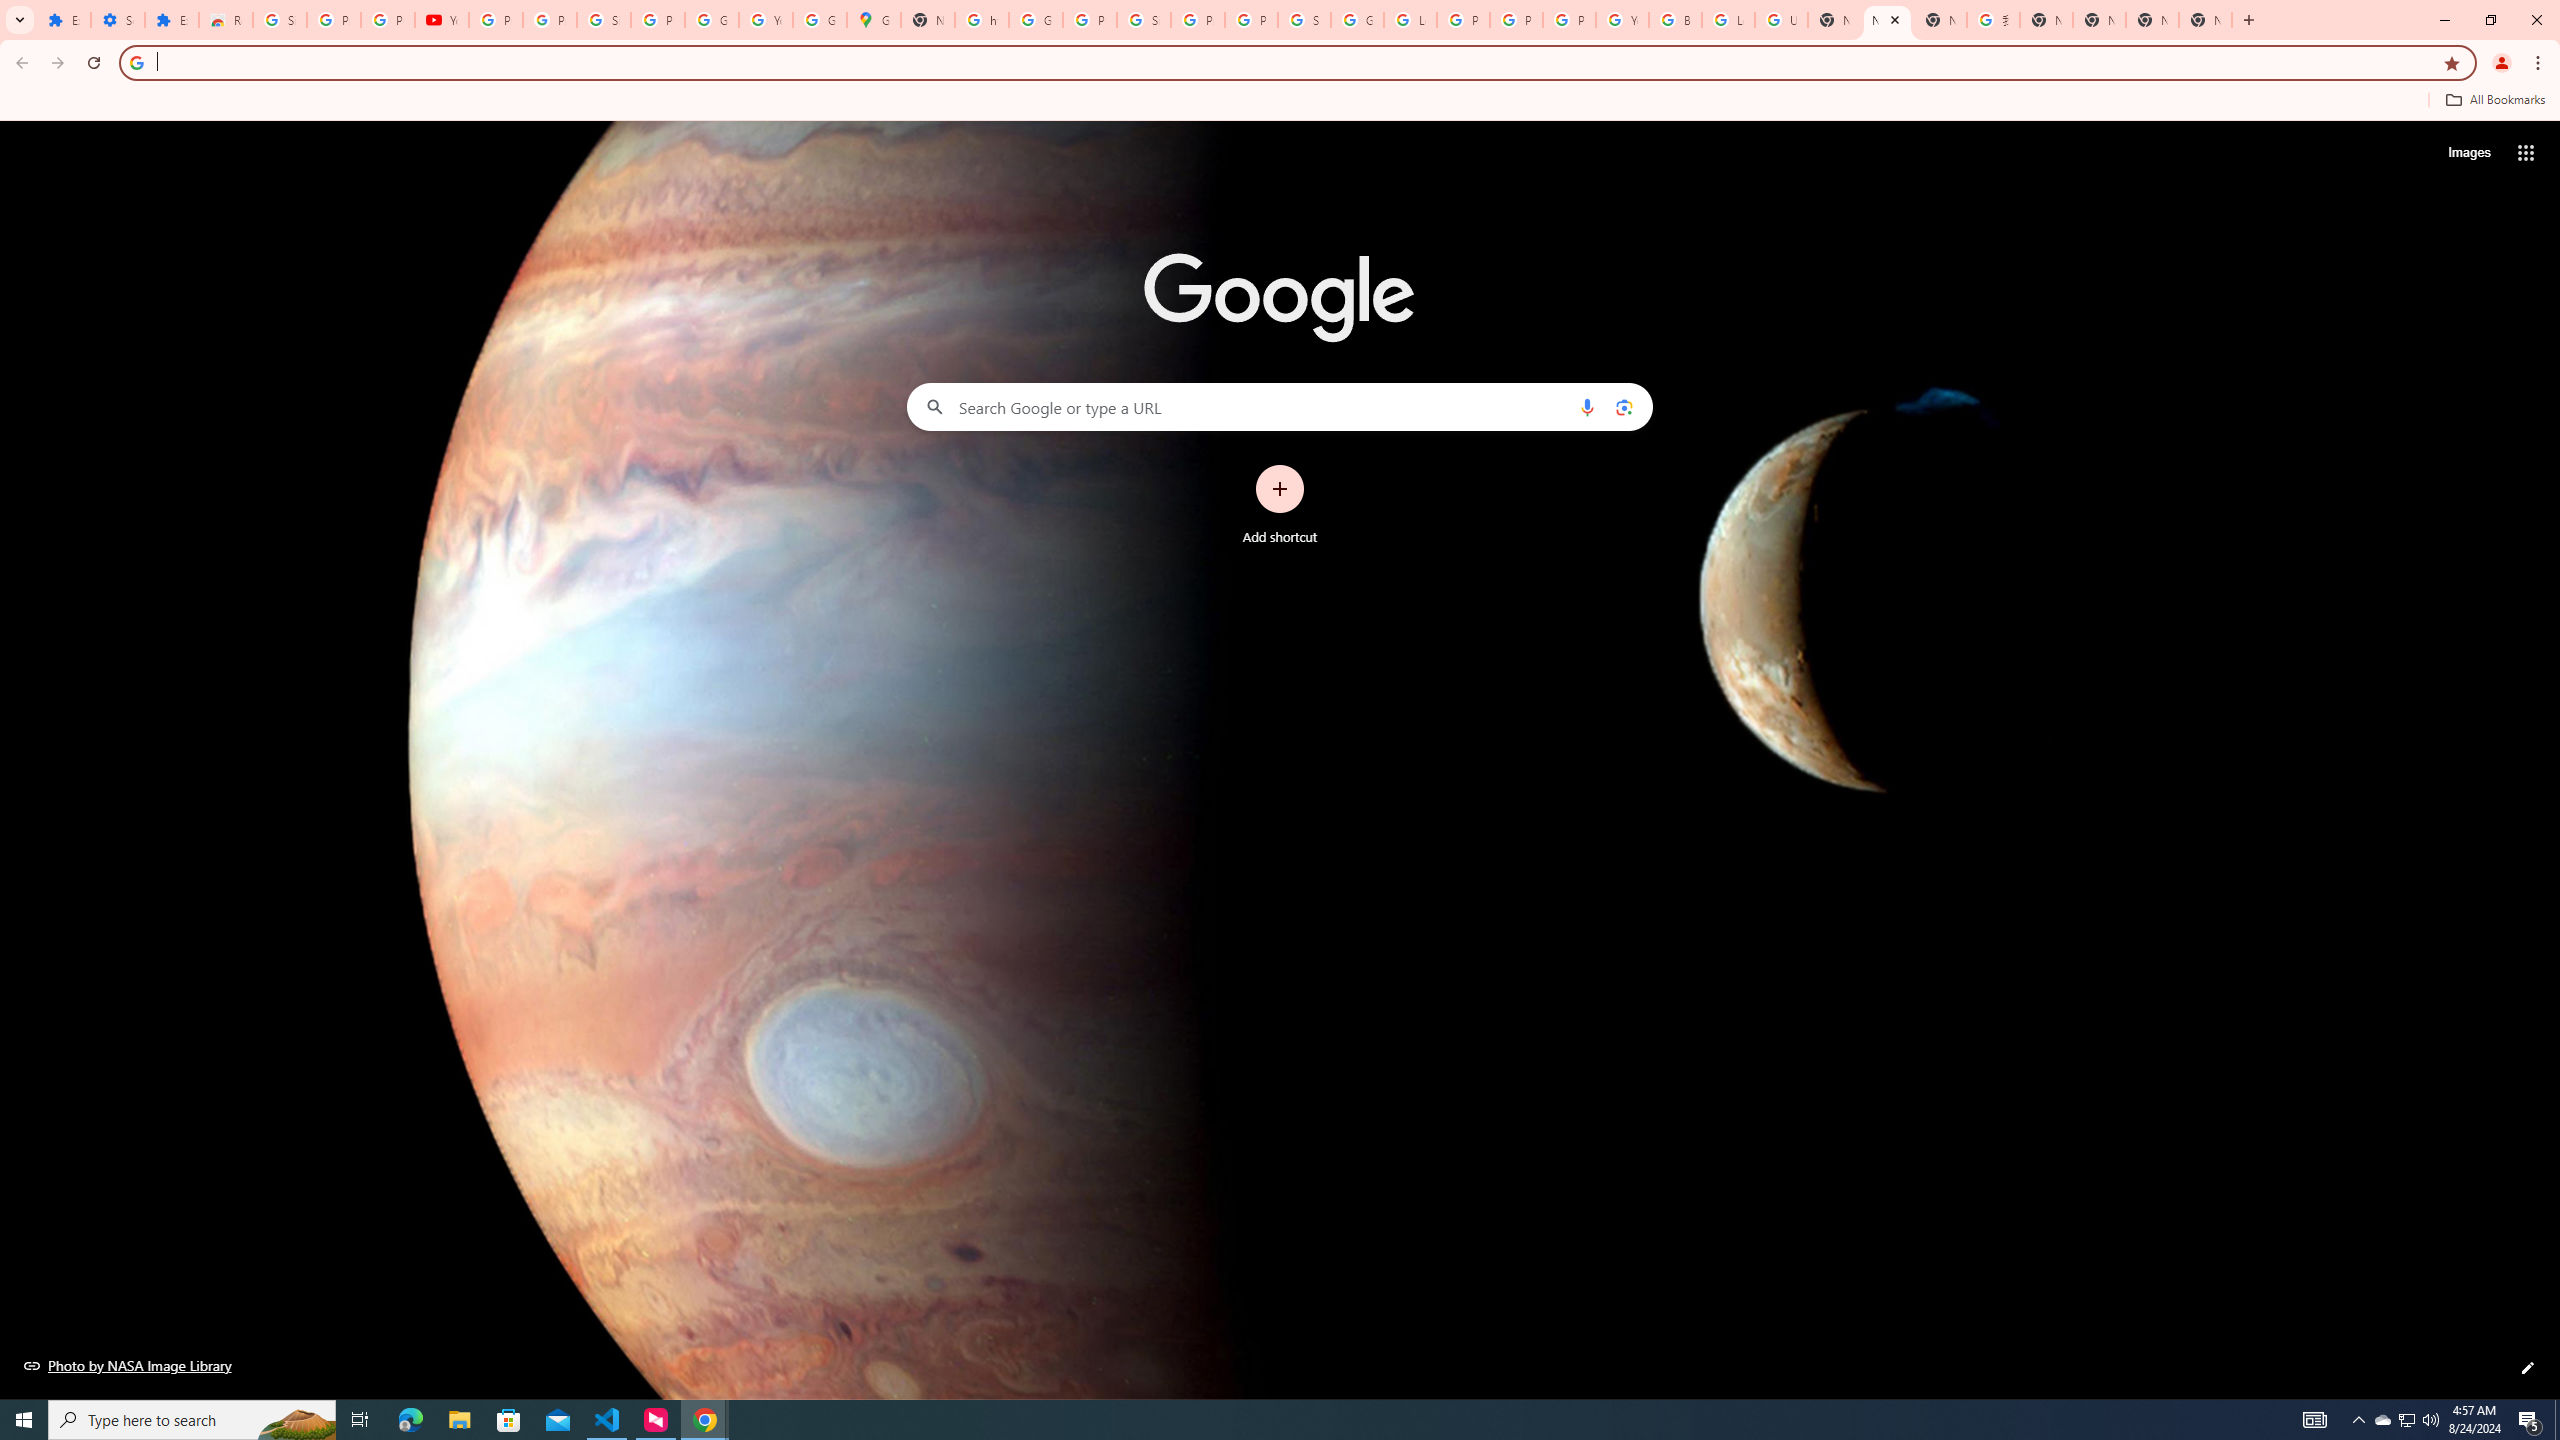 This screenshot has width=2560, height=1440. I want to click on 'Customize this page', so click(2527, 1367).